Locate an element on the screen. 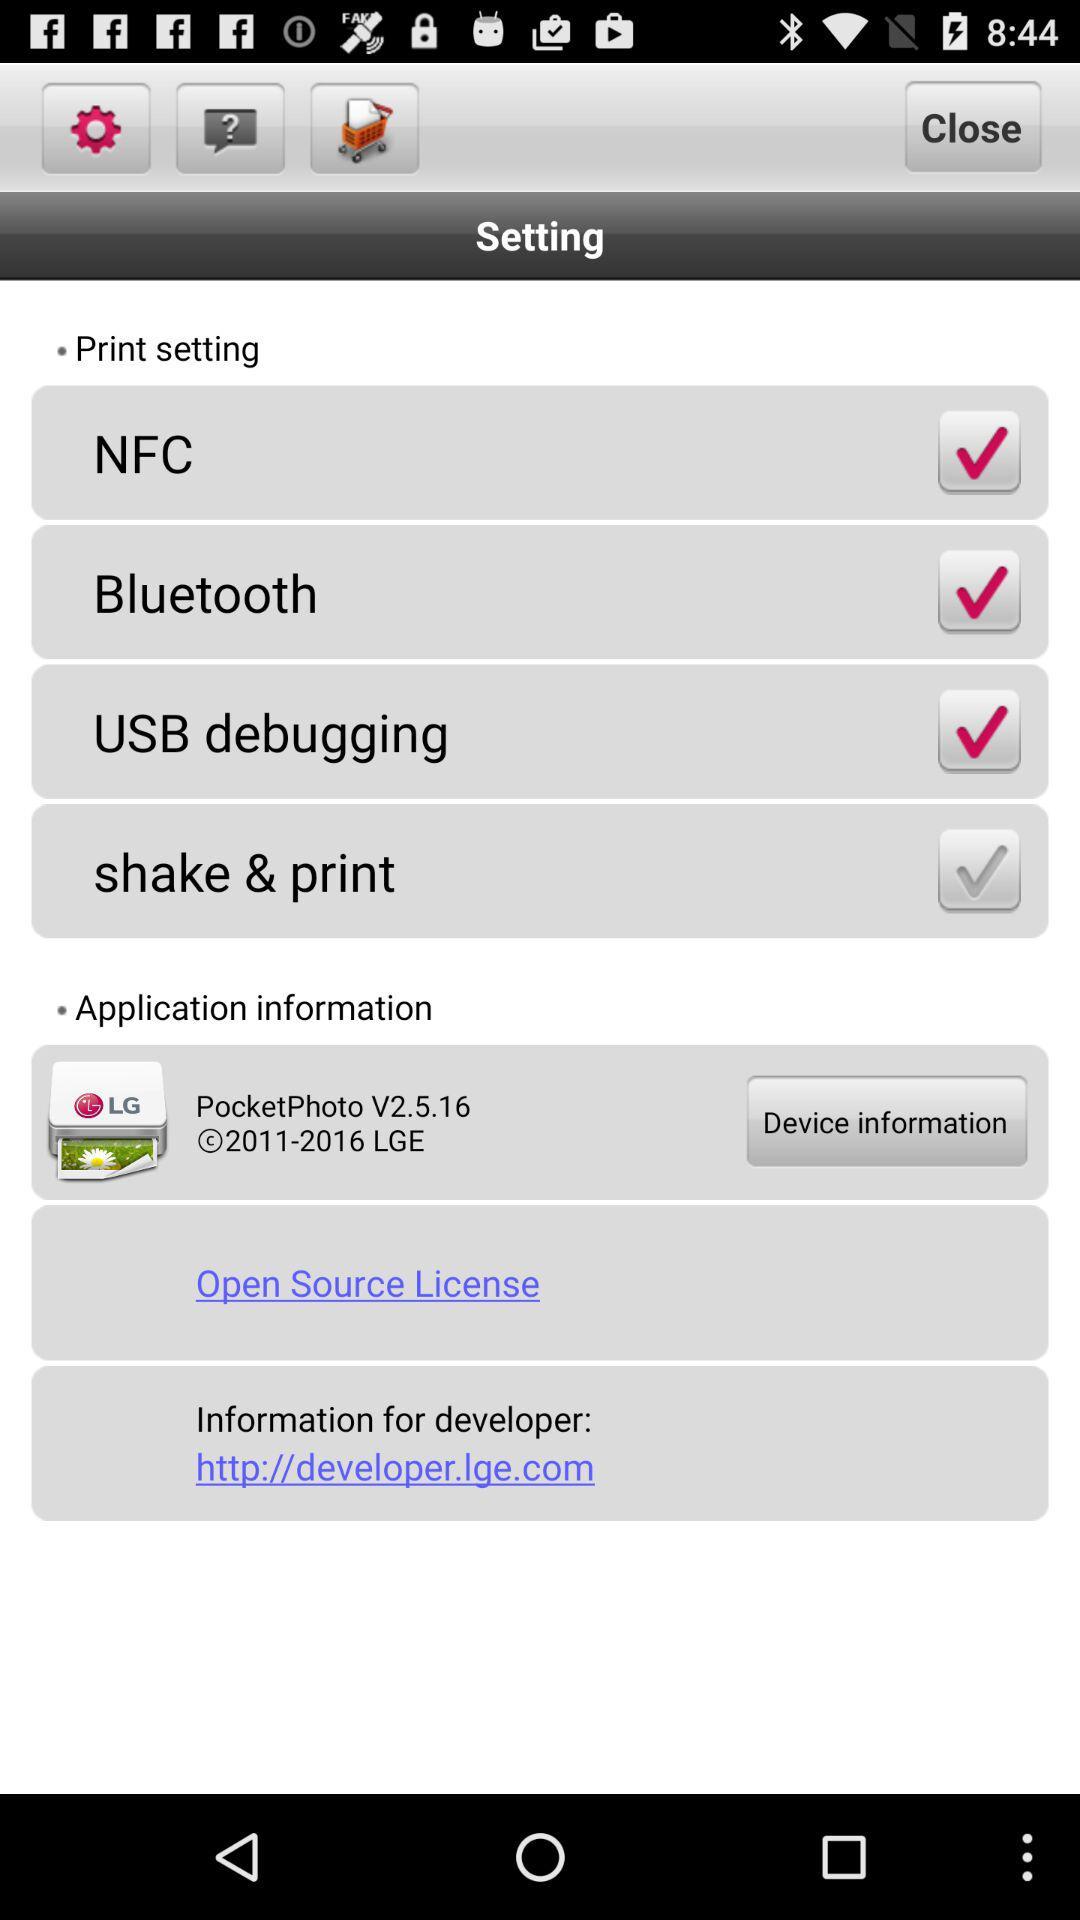 This screenshot has height=1920, width=1080. icon above the setting app is located at coordinates (227, 126).